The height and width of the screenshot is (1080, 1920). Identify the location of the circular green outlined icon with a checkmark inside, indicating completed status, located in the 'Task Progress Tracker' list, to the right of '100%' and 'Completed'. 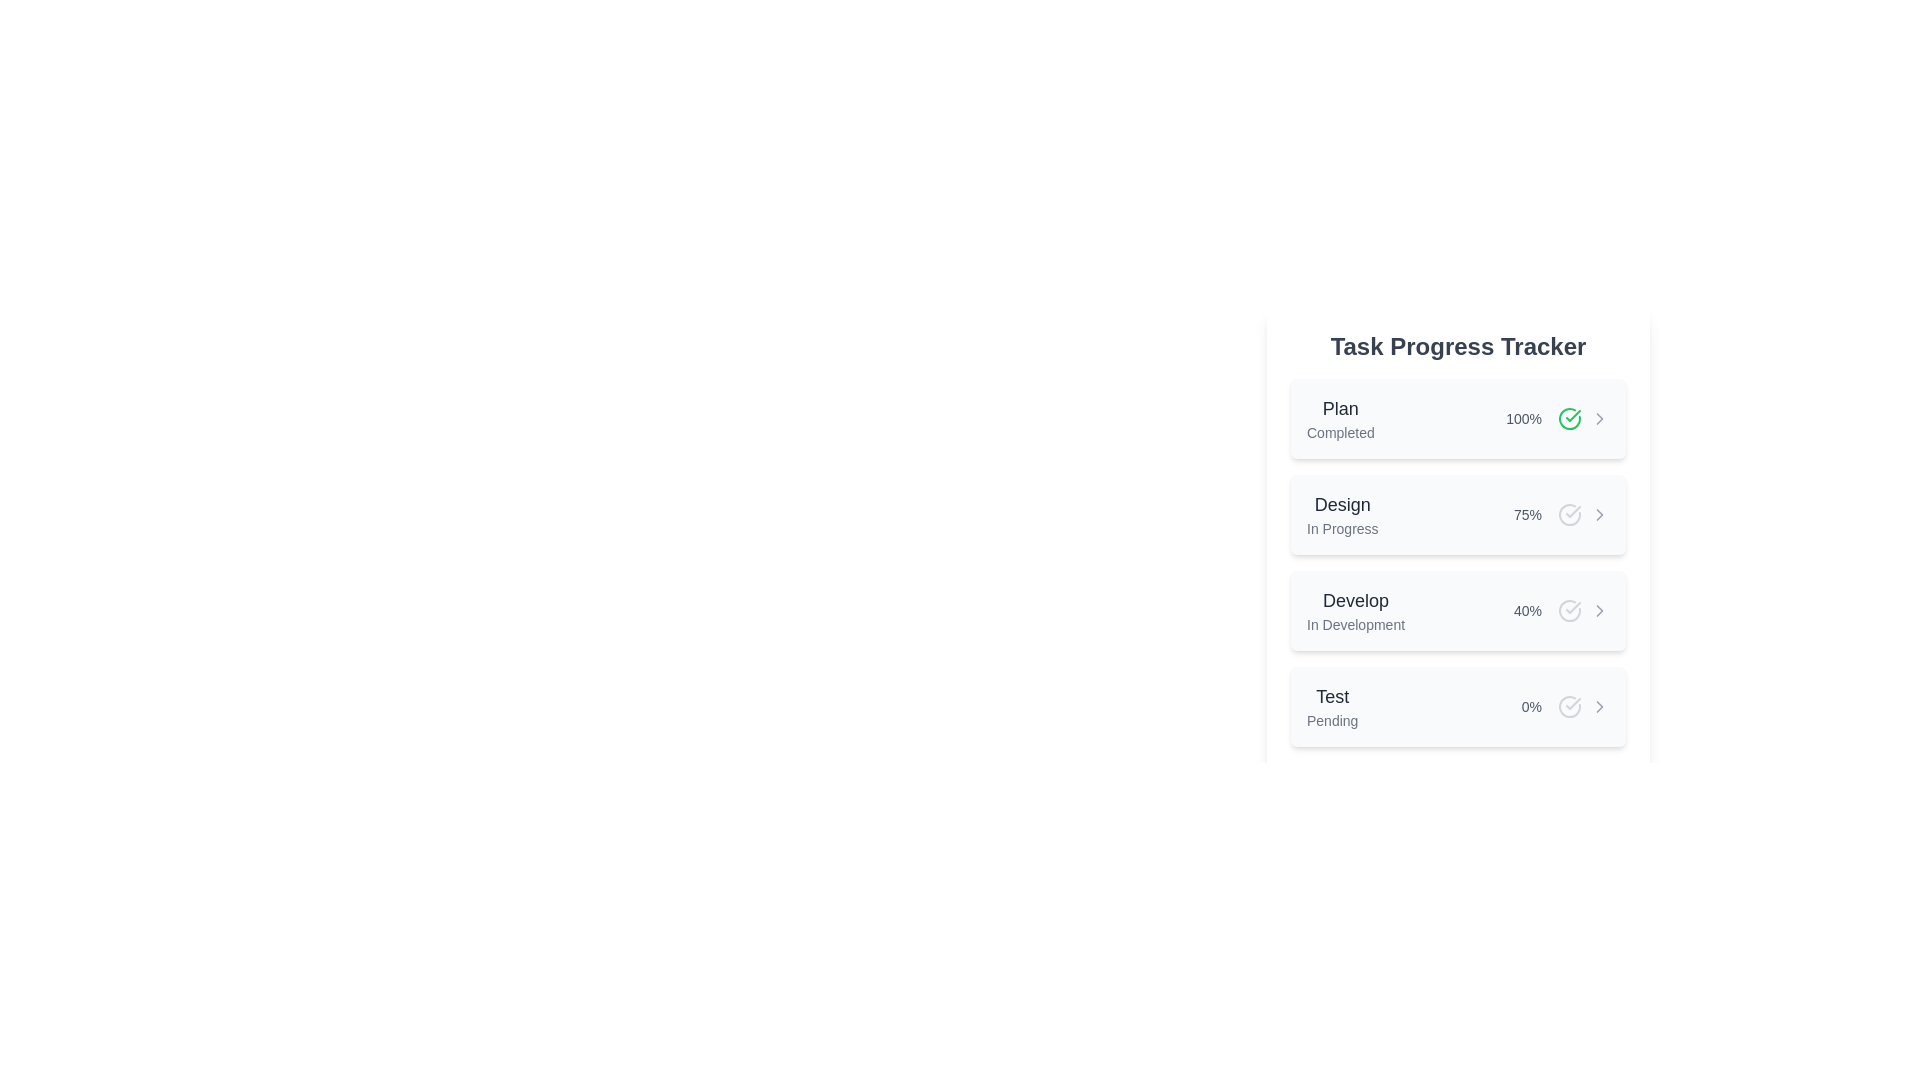
(1568, 418).